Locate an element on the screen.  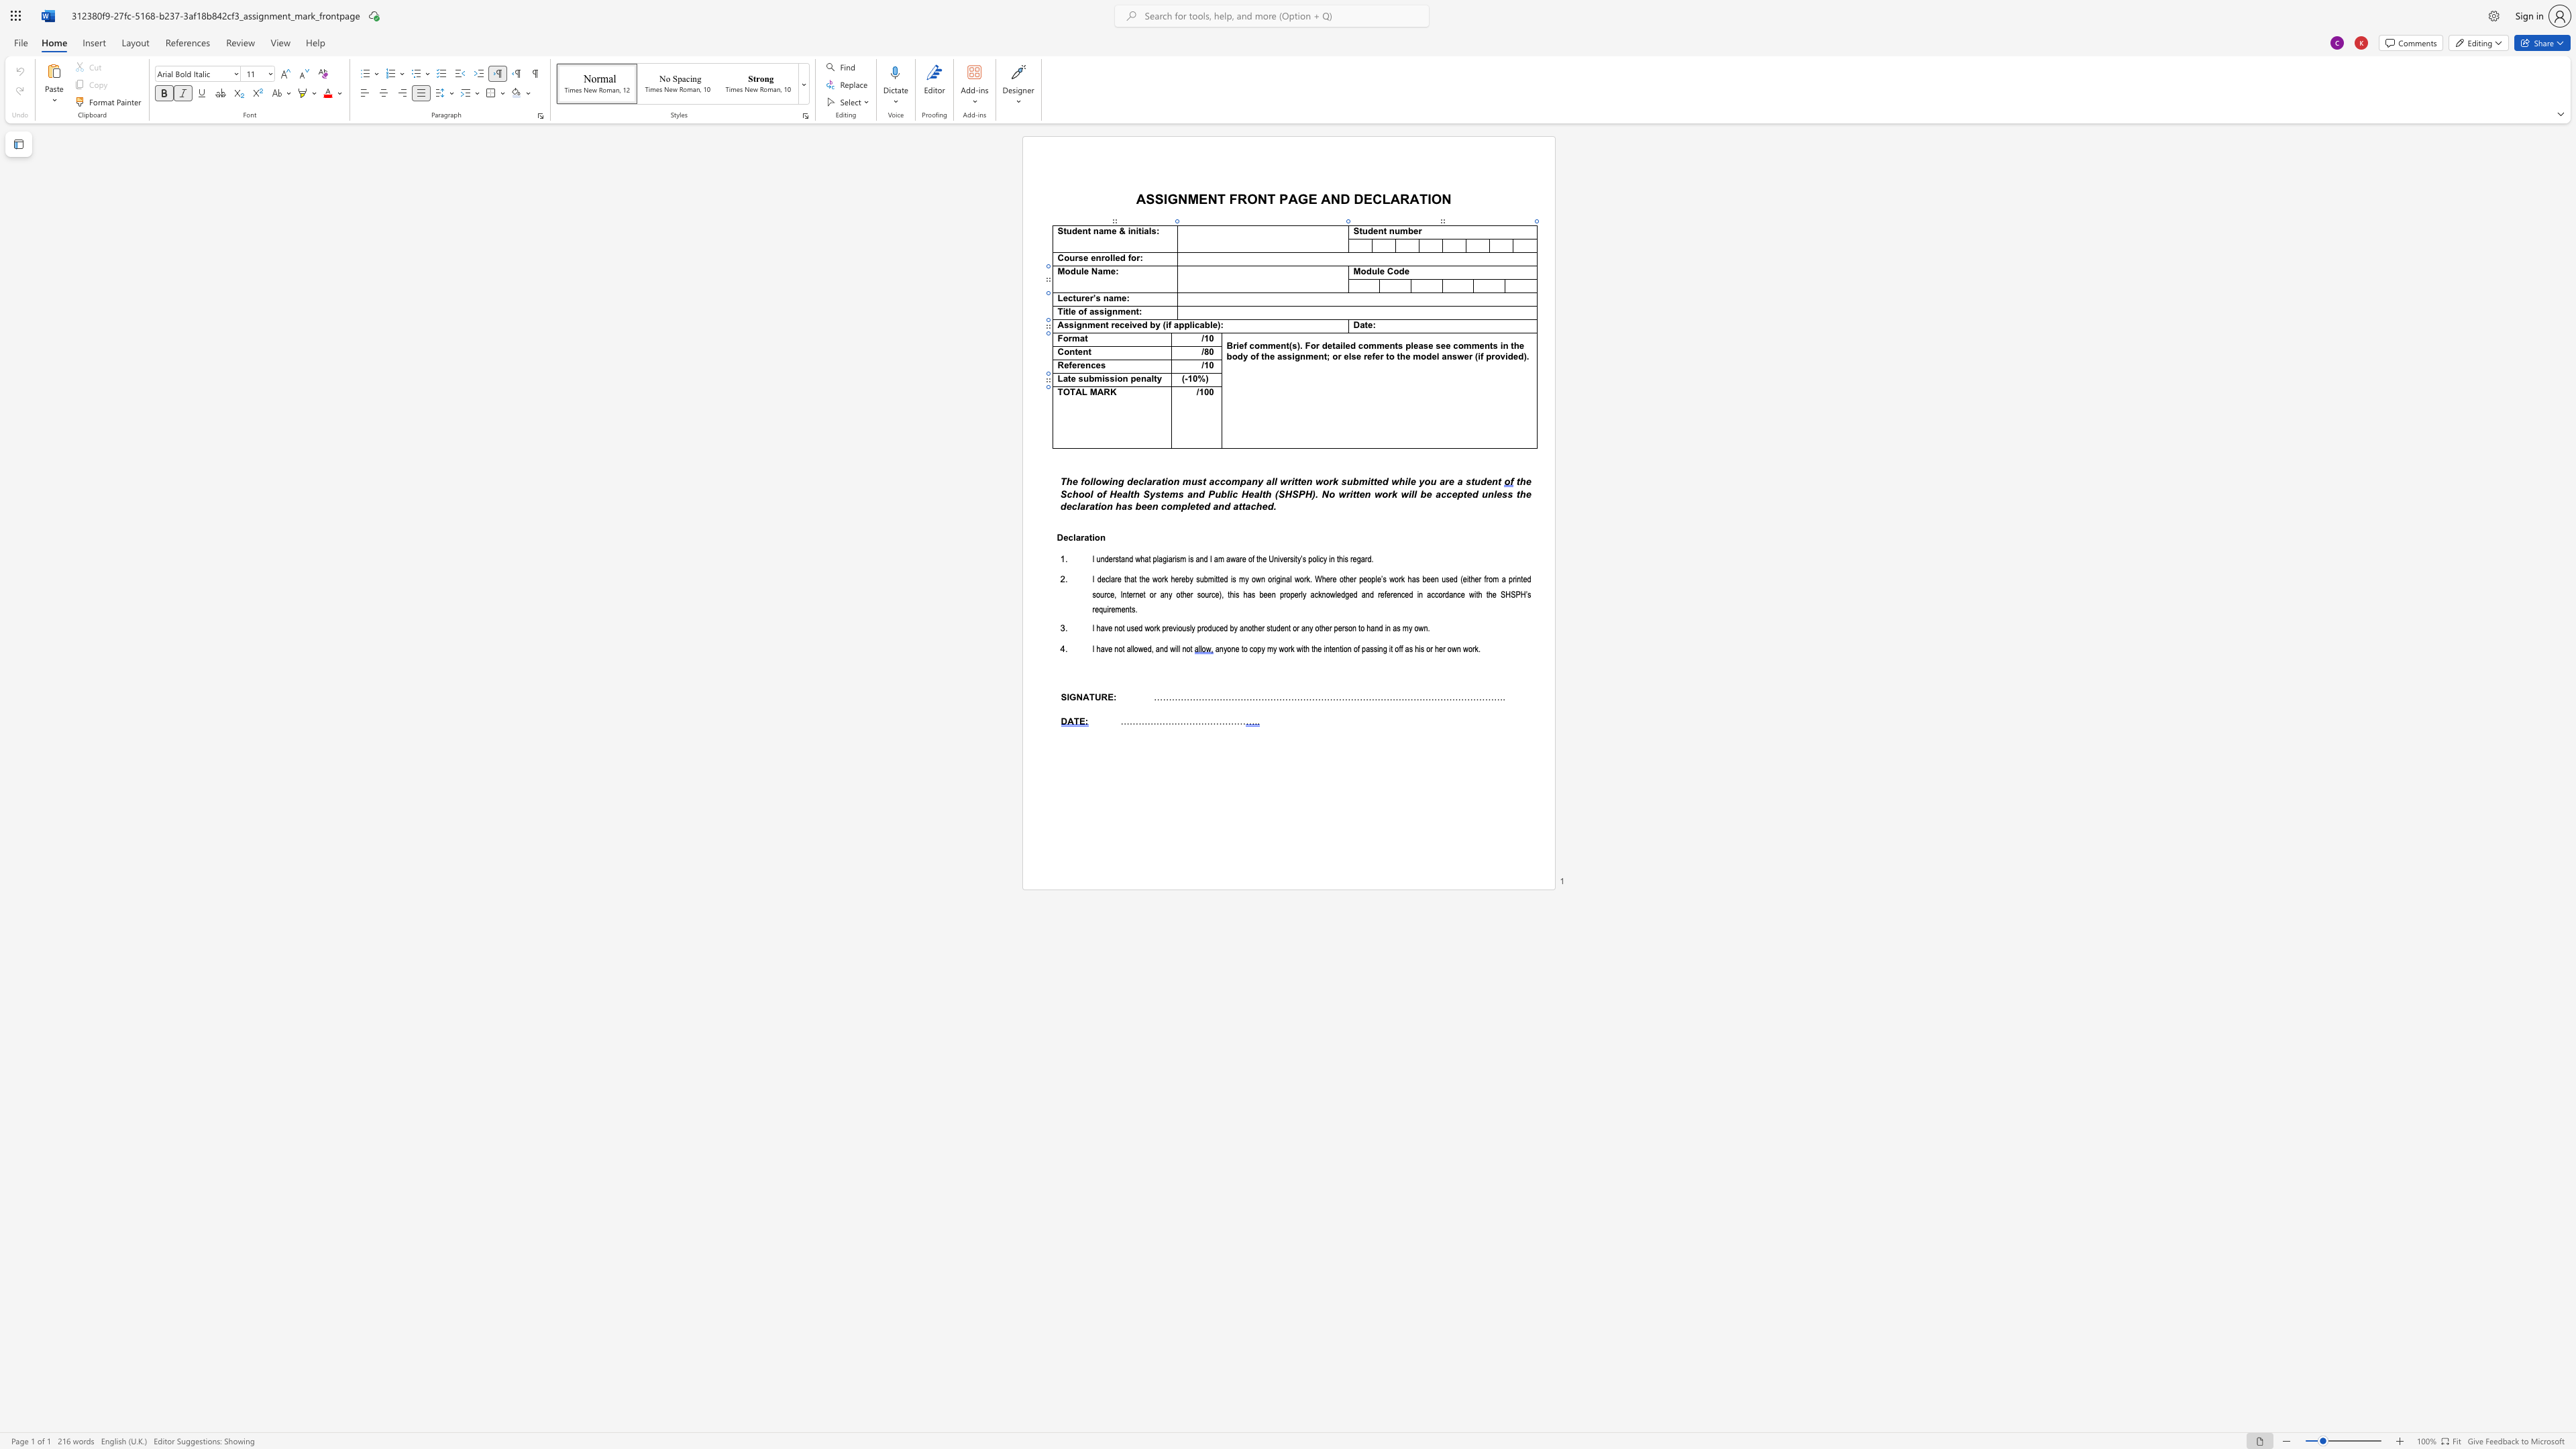
the space between the continuous character "O" and "N" in the text is located at coordinates (1440, 197).